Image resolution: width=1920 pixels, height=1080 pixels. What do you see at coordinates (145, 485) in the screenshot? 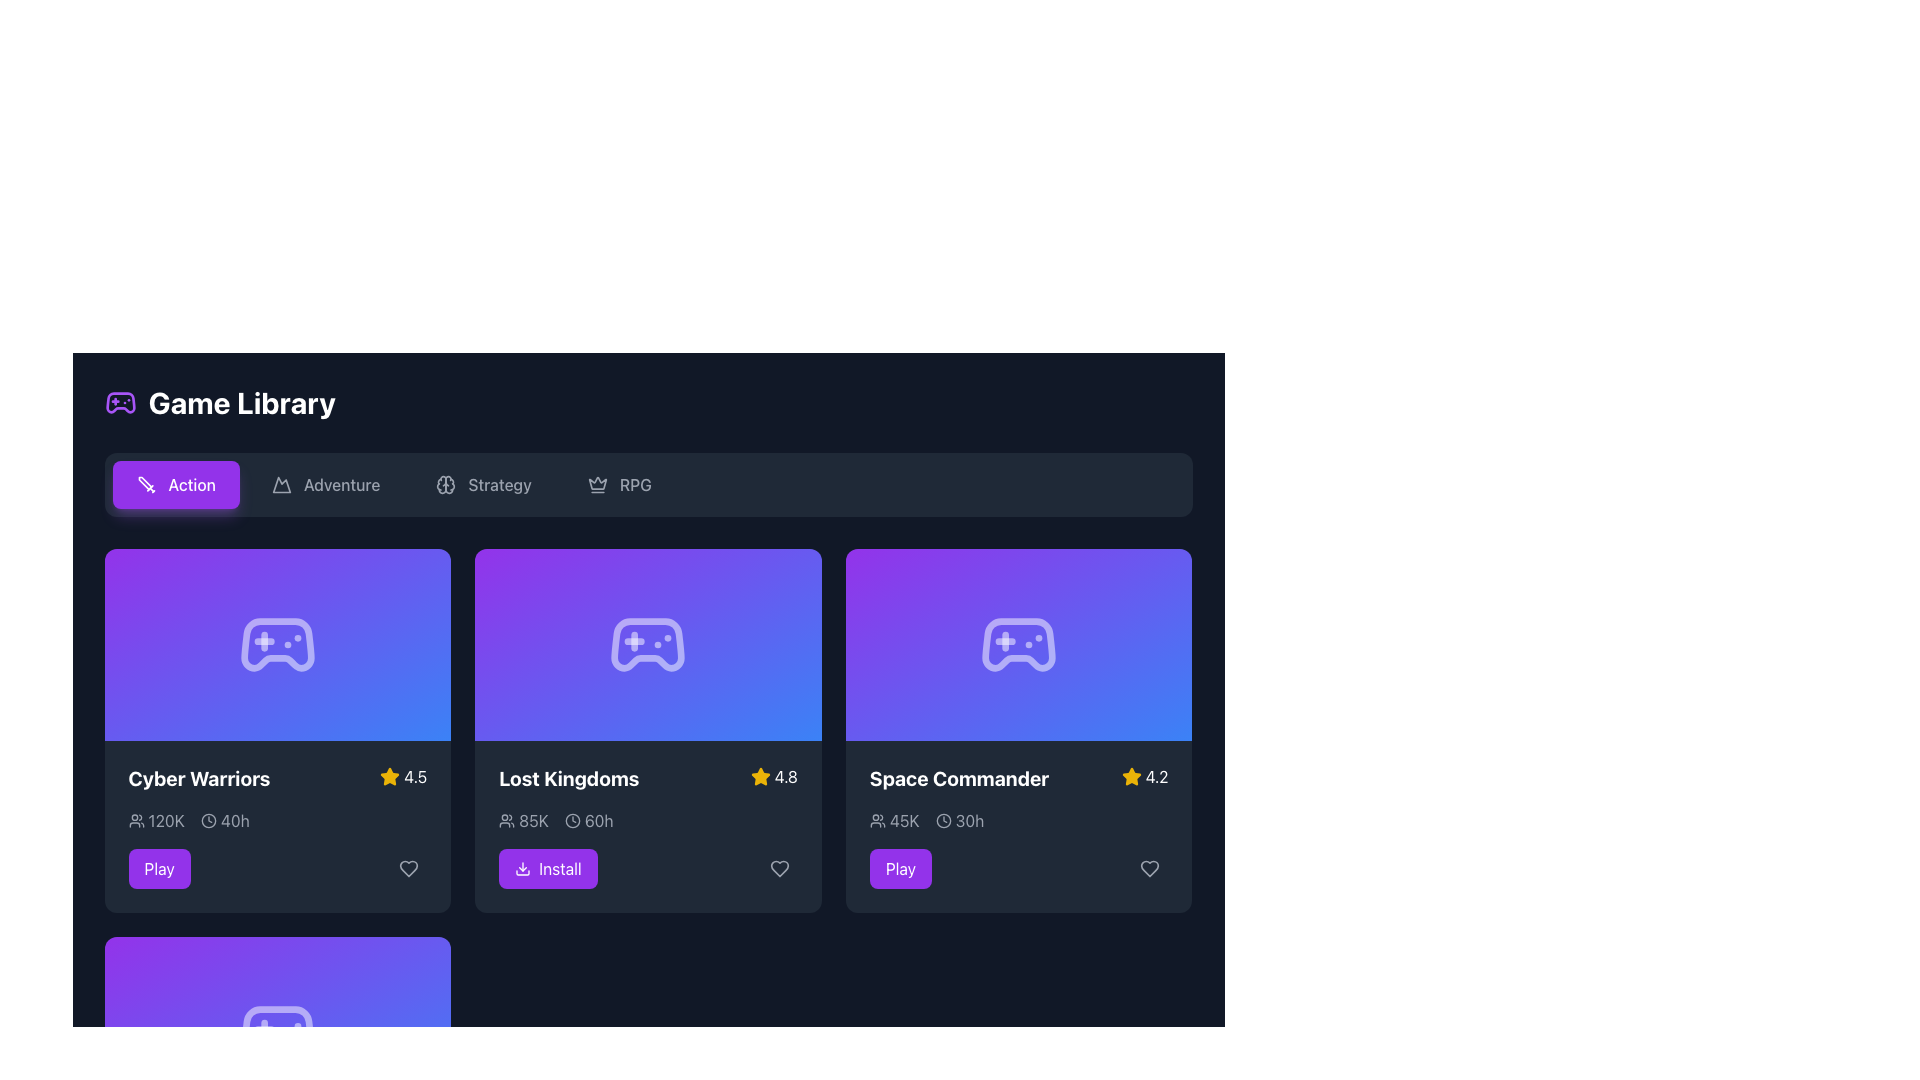
I see `the sword-shaped icon on the 'Action' button located at the top left corner of the interface, which has a white color on a purple background` at bounding box center [145, 485].